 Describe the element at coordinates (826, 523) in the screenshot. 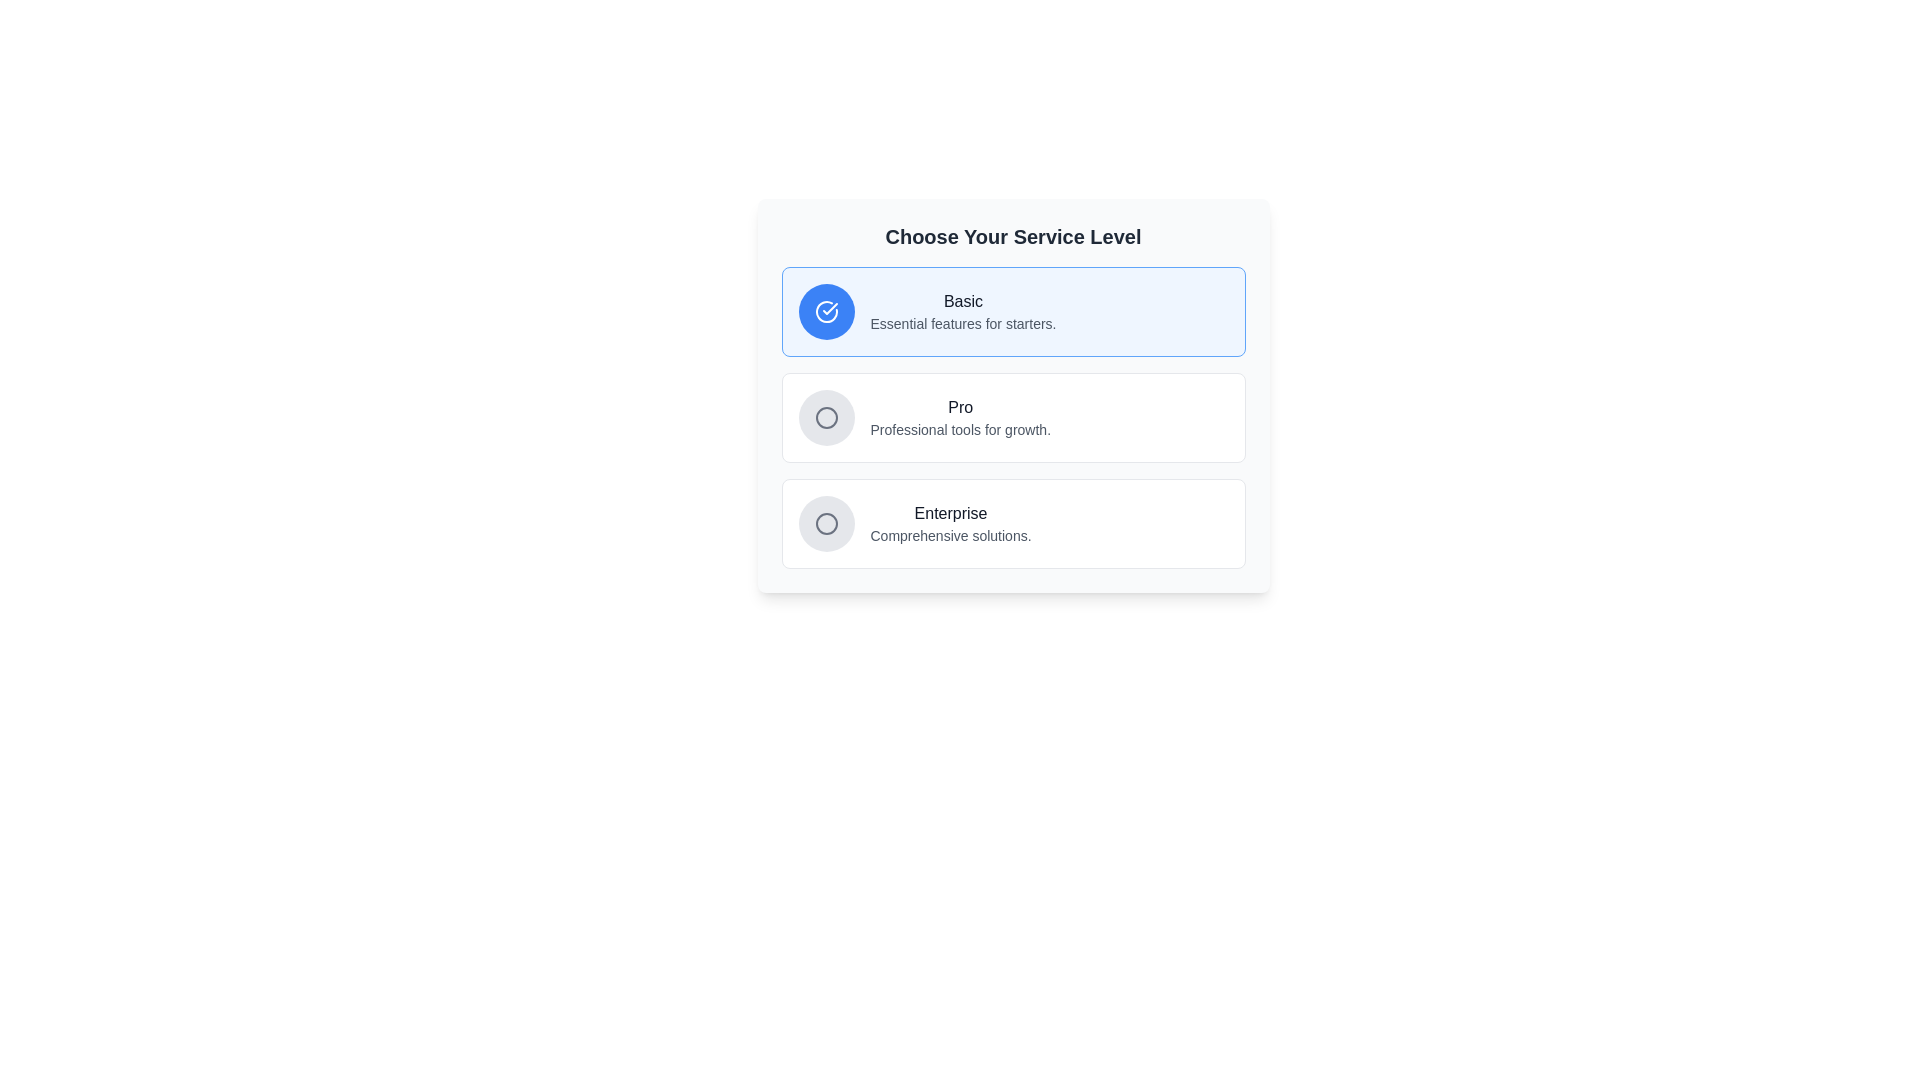

I see `the 'Enterprise' radio button` at that location.